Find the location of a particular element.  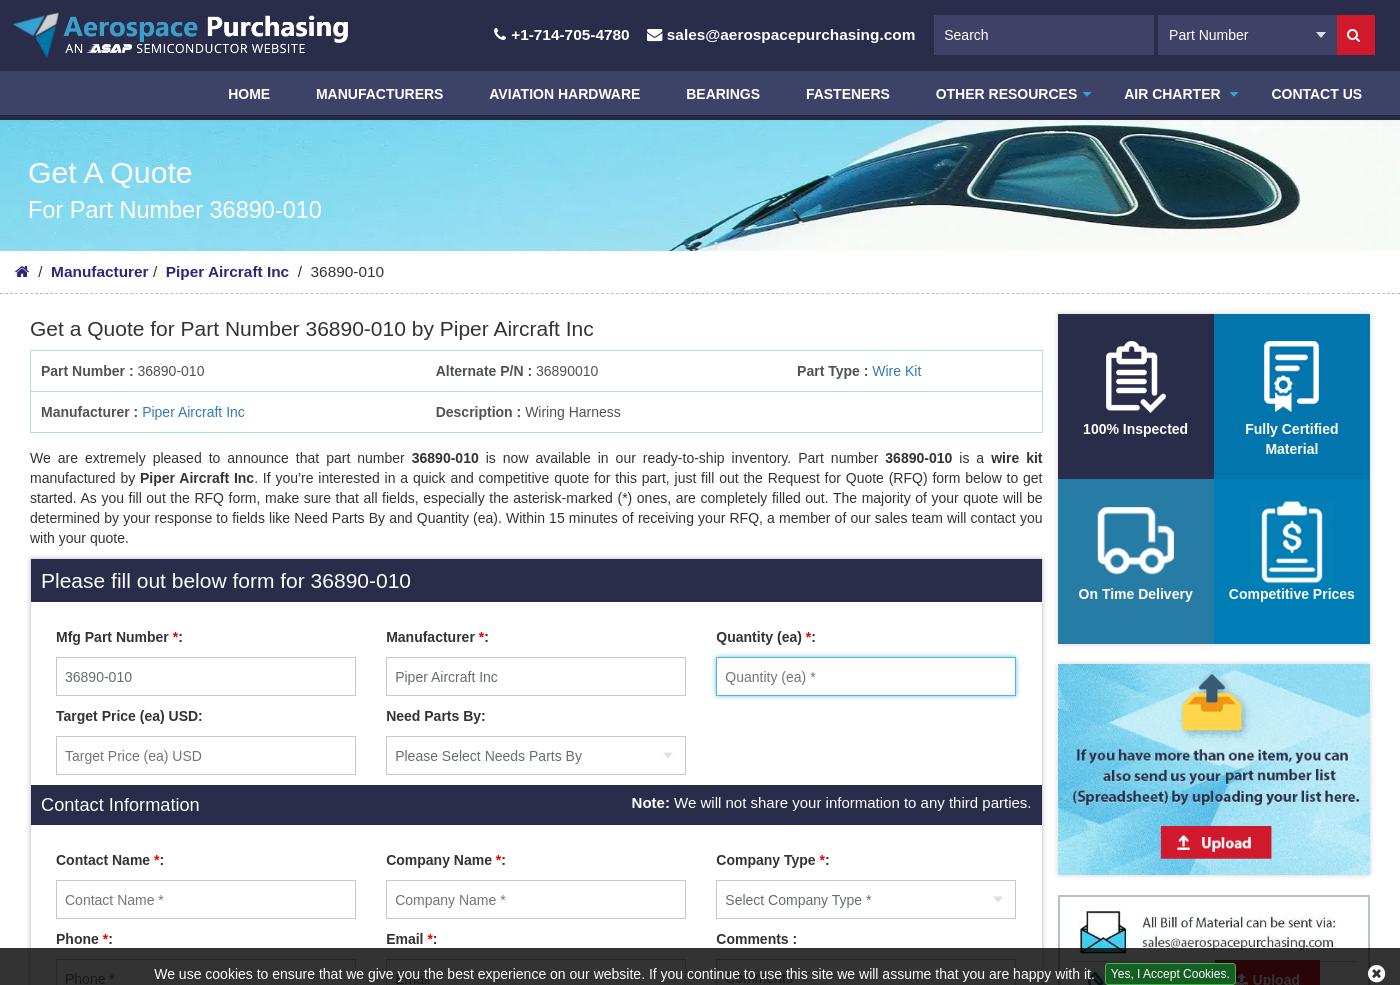

'Home' is located at coordinates (251, 92).